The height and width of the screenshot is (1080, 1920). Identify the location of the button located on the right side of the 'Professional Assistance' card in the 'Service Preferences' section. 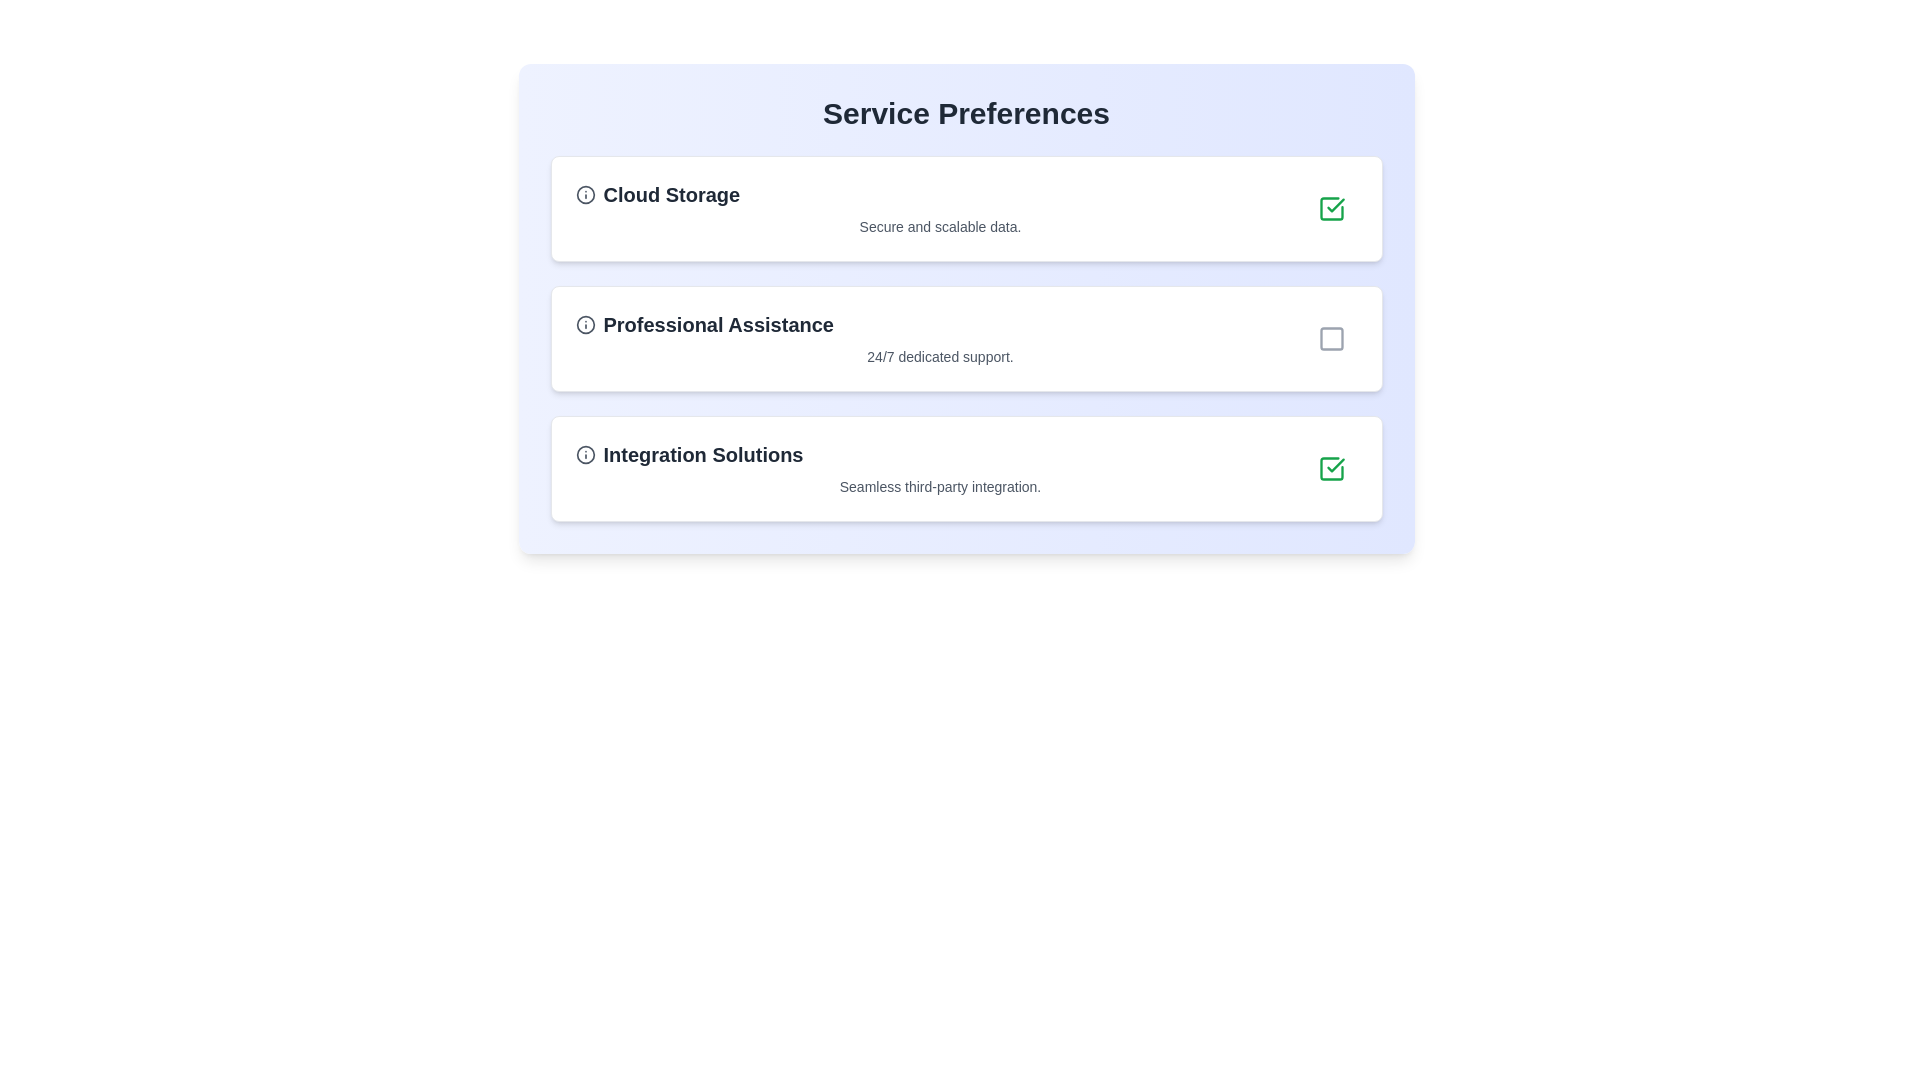
(1331, 338).